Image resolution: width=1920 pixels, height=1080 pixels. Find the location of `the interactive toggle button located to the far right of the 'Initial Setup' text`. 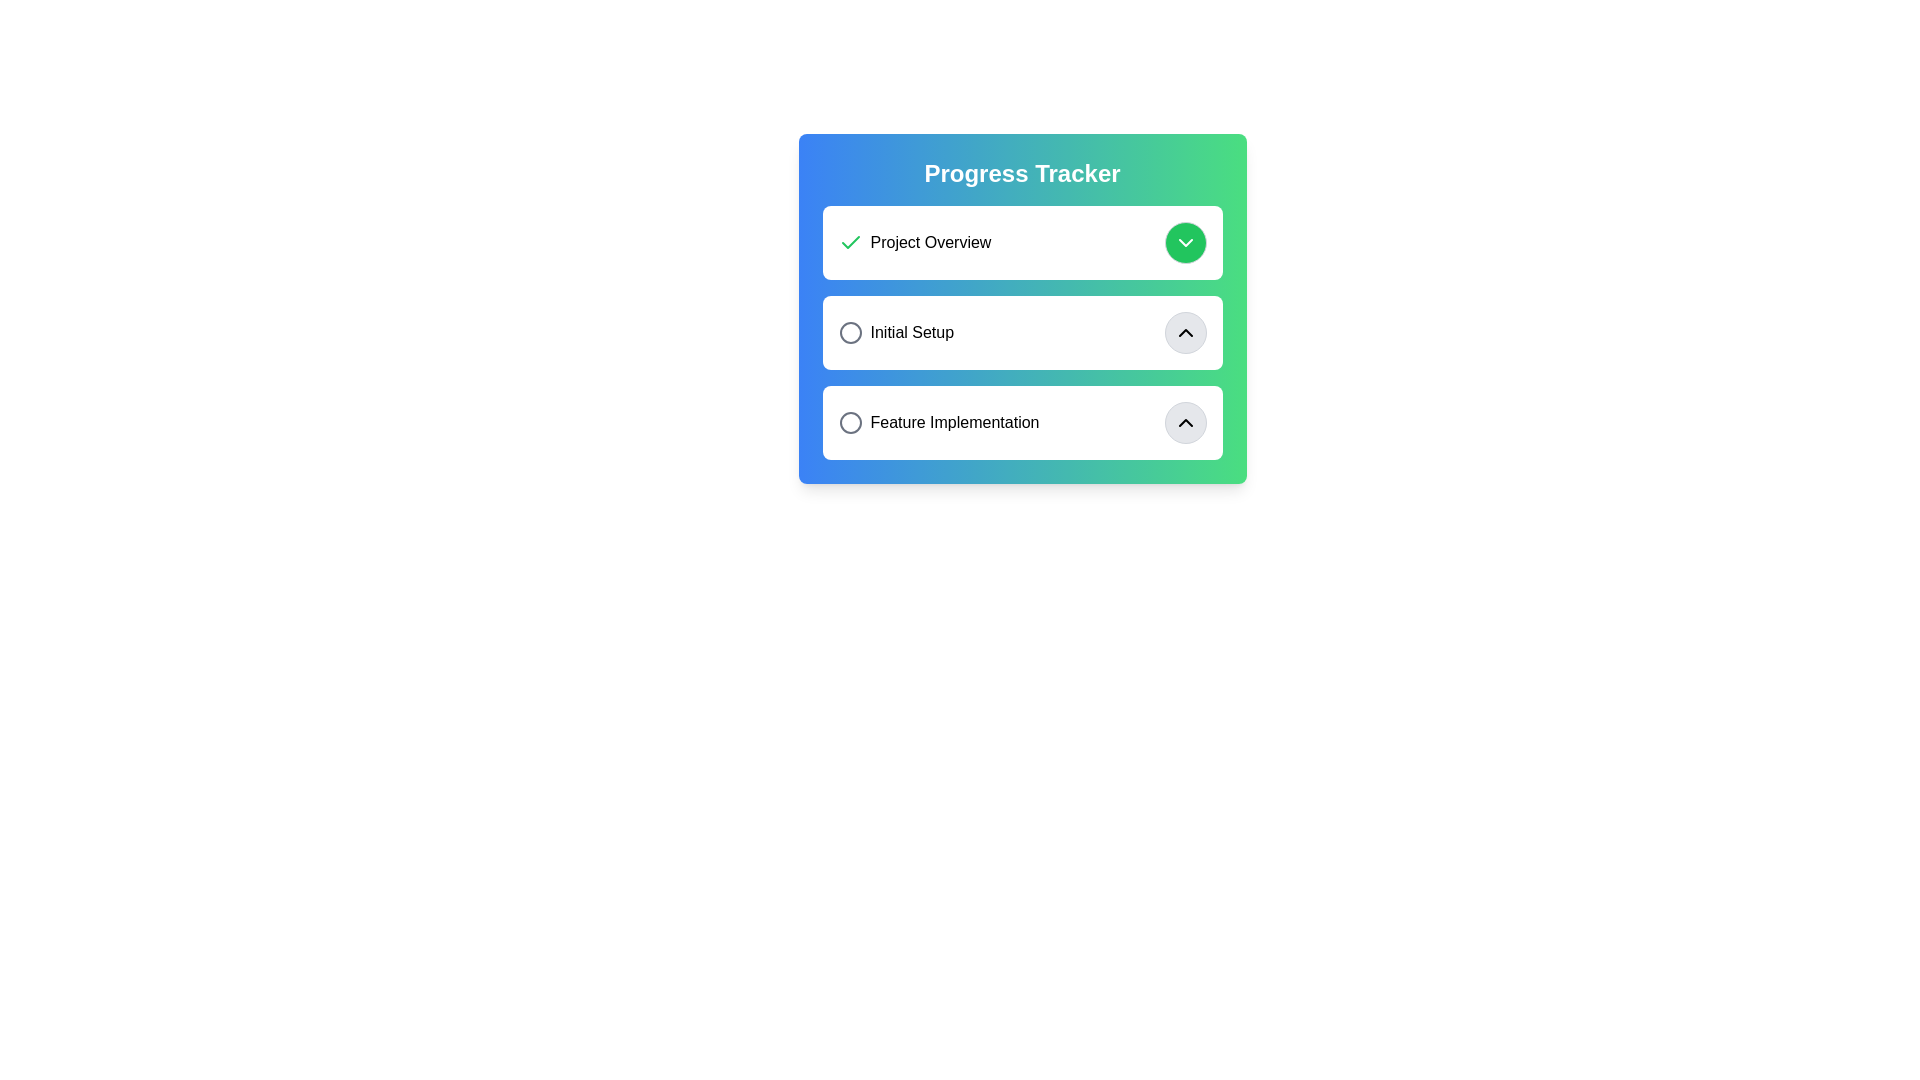

the interactive toggle button located to the far right of the 'Initial Setup' text is located at coordinates (1185, 331).